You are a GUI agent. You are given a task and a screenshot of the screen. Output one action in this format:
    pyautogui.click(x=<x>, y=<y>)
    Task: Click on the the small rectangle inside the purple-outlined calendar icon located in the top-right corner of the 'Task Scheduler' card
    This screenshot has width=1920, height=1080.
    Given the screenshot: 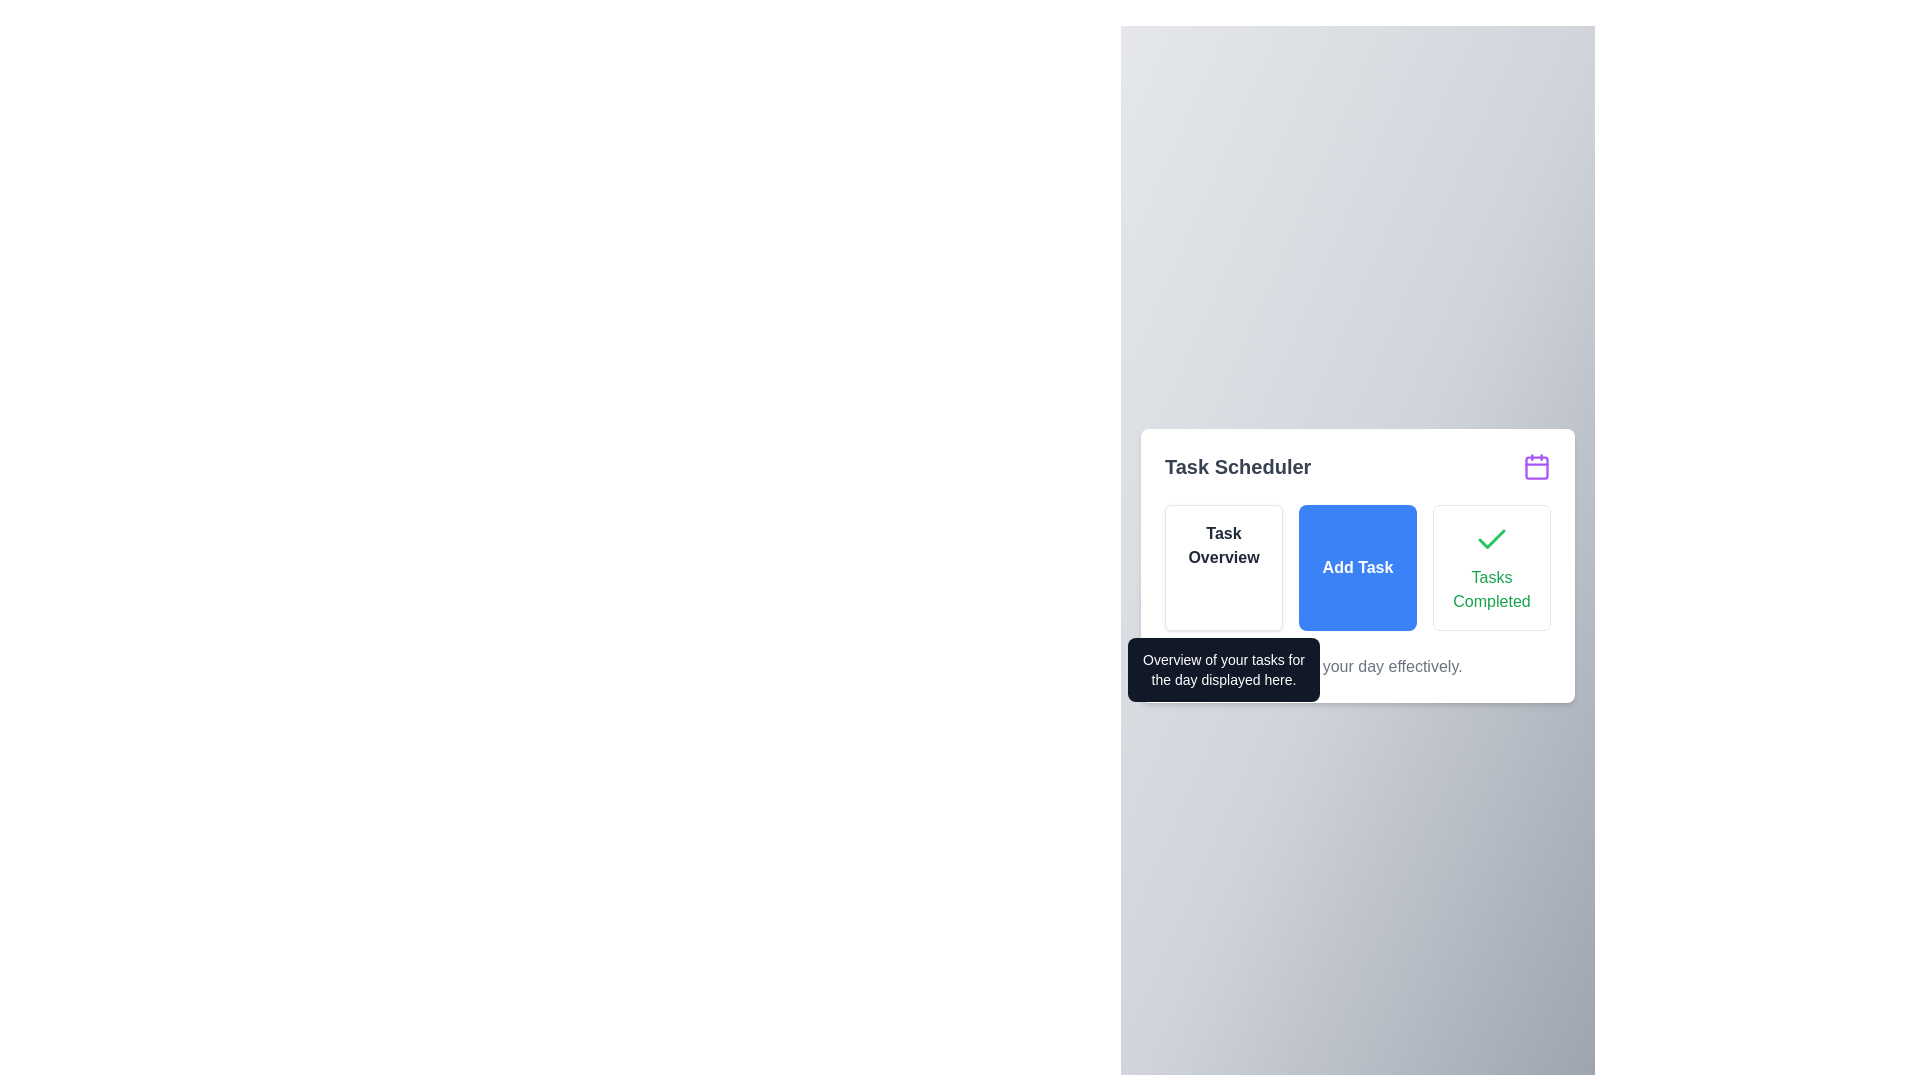 What is the action you would take?
    pyautogui.click(x=1535, y=467)
    